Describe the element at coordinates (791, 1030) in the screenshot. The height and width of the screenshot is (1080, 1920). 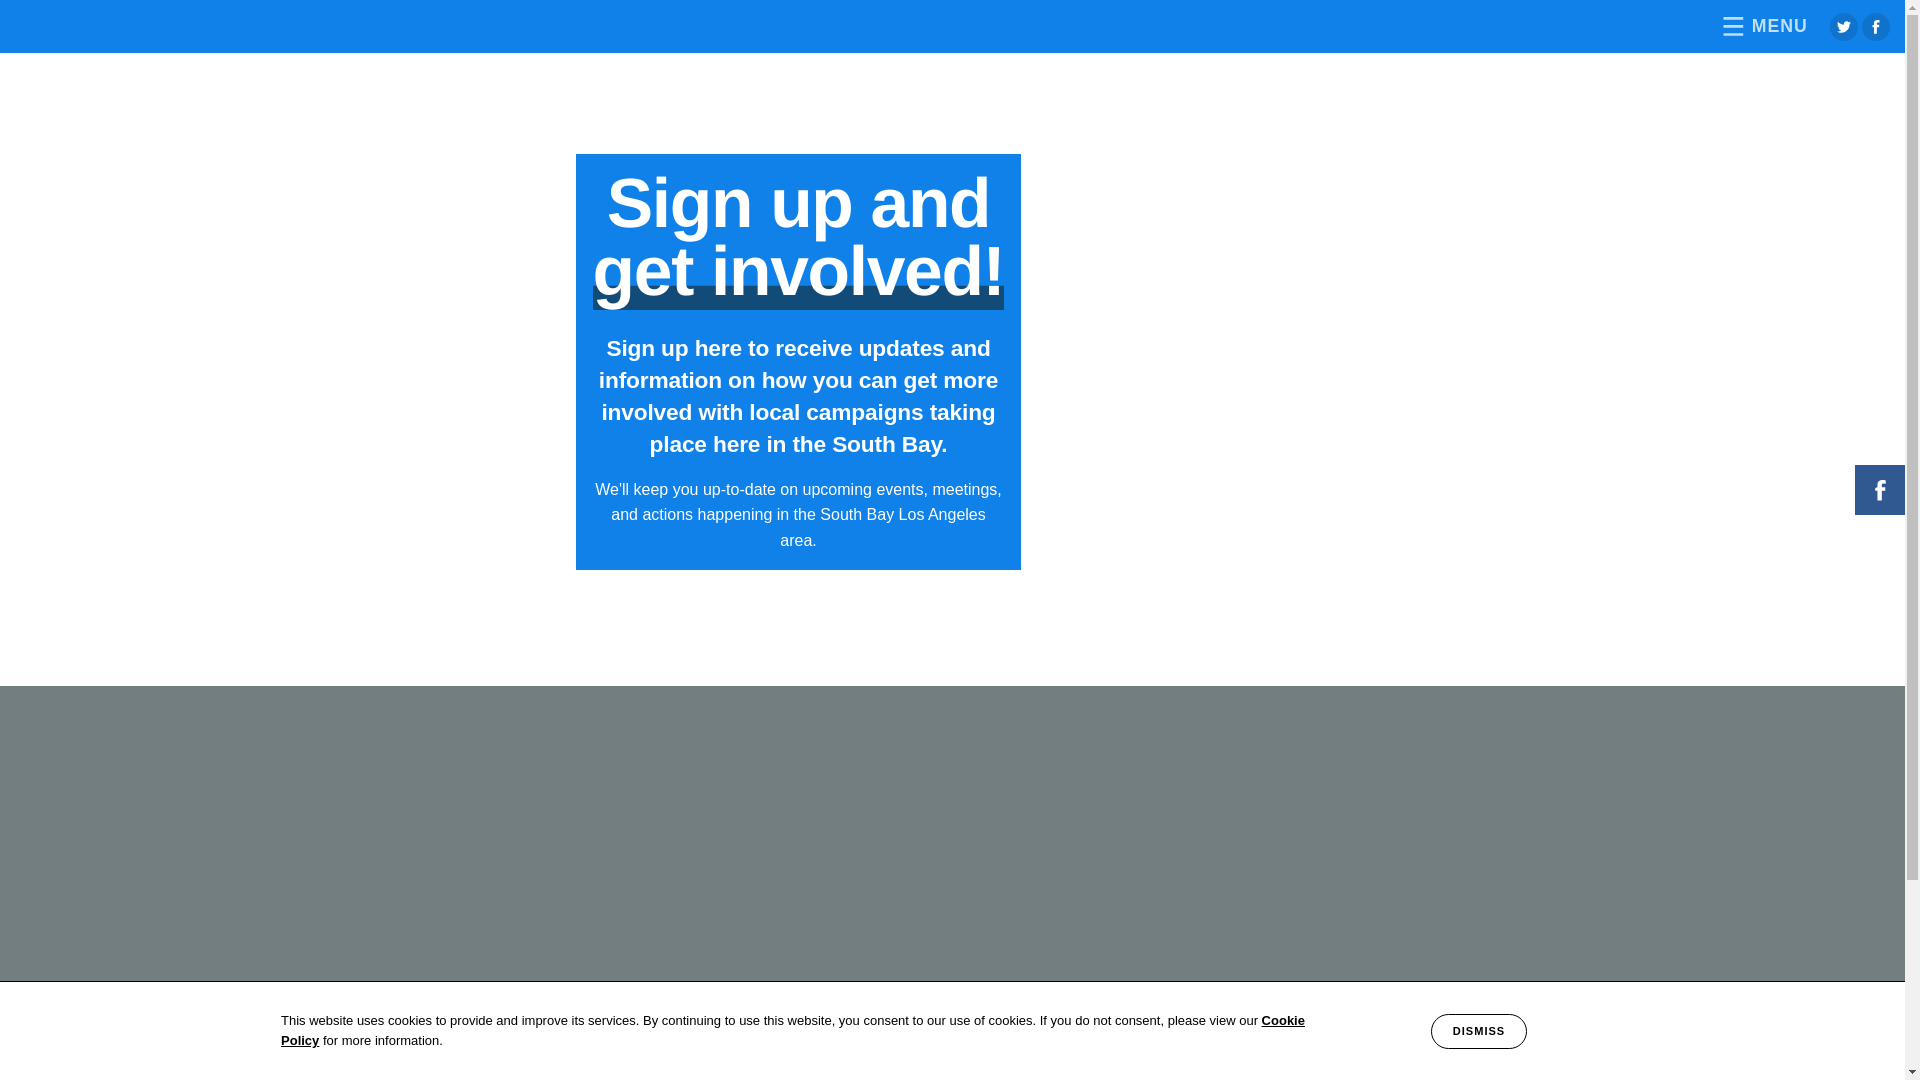
I see `'Cookie Policy'` at that location.